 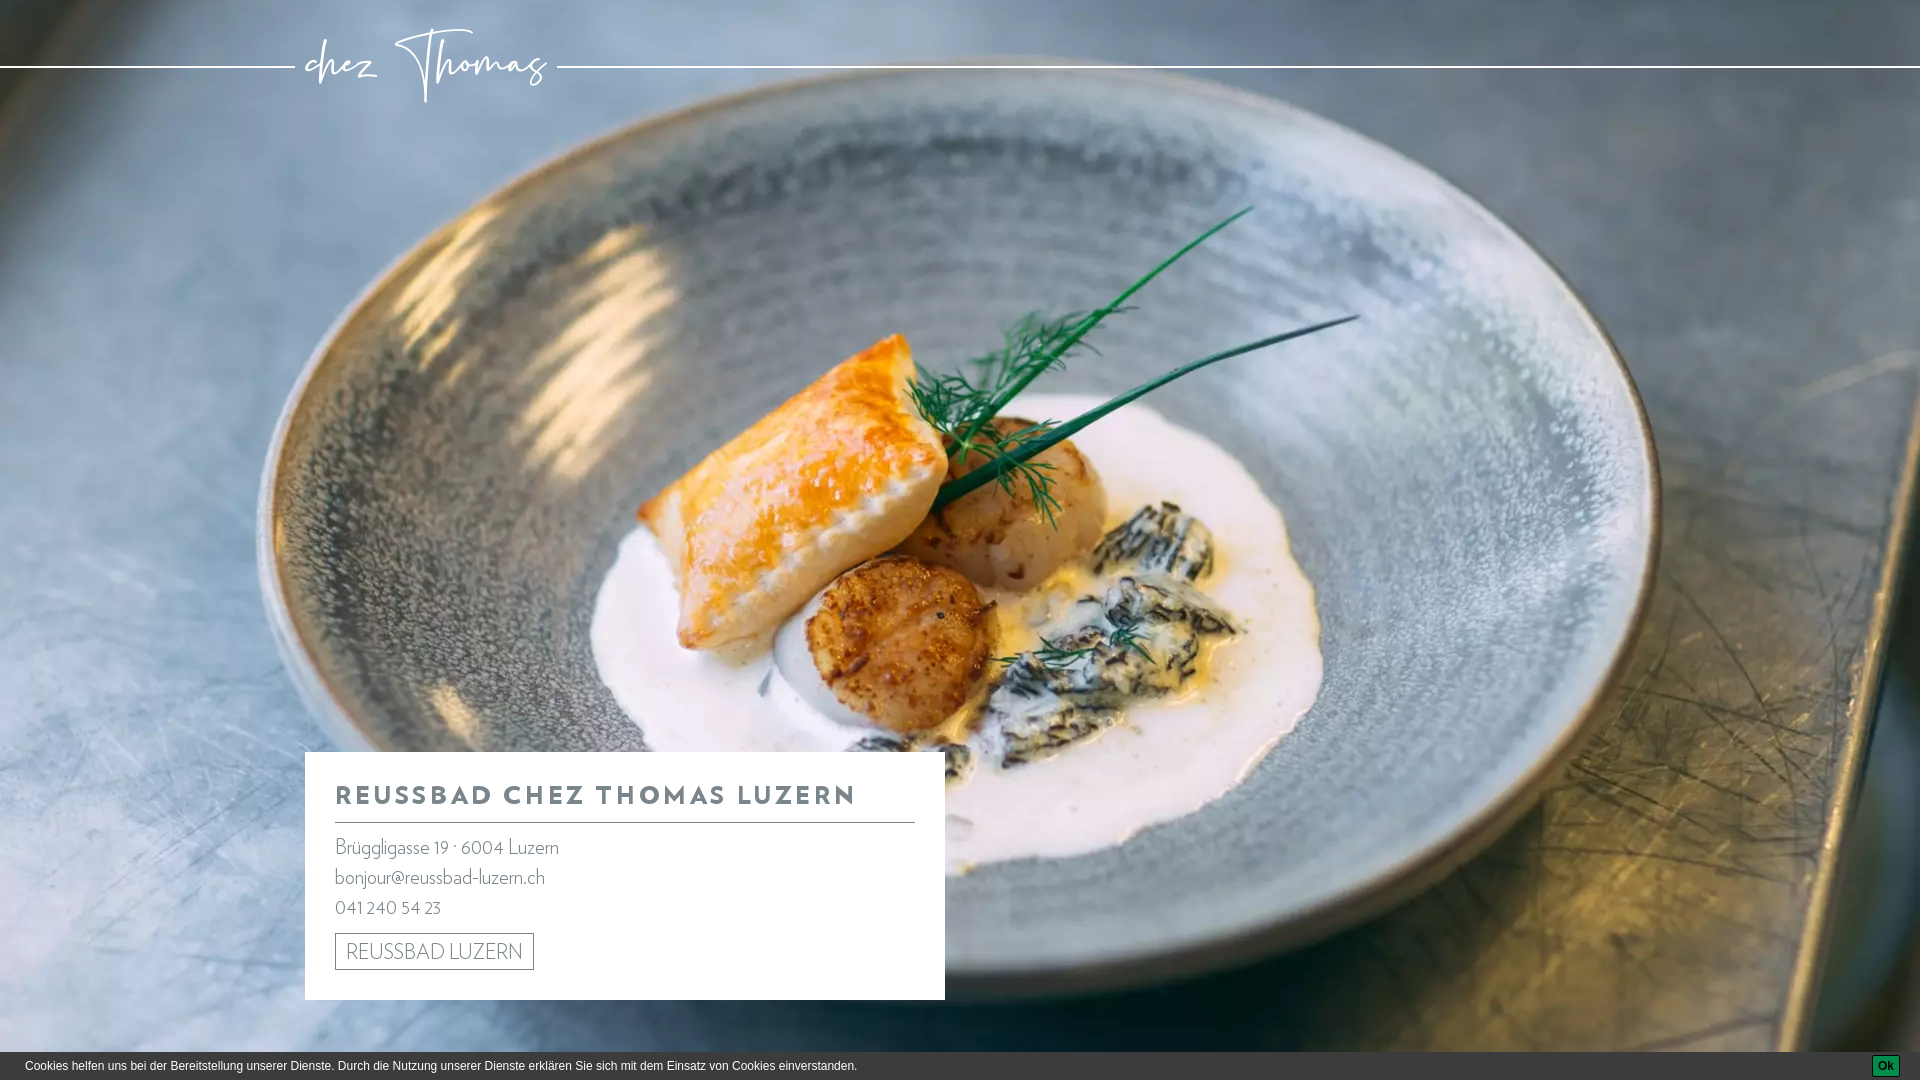 What do you see at coordinates (439, 877) in the screenshot?
I see `'bonjour@reussbad-luzern.ch'` at bounding box center [439, 877].